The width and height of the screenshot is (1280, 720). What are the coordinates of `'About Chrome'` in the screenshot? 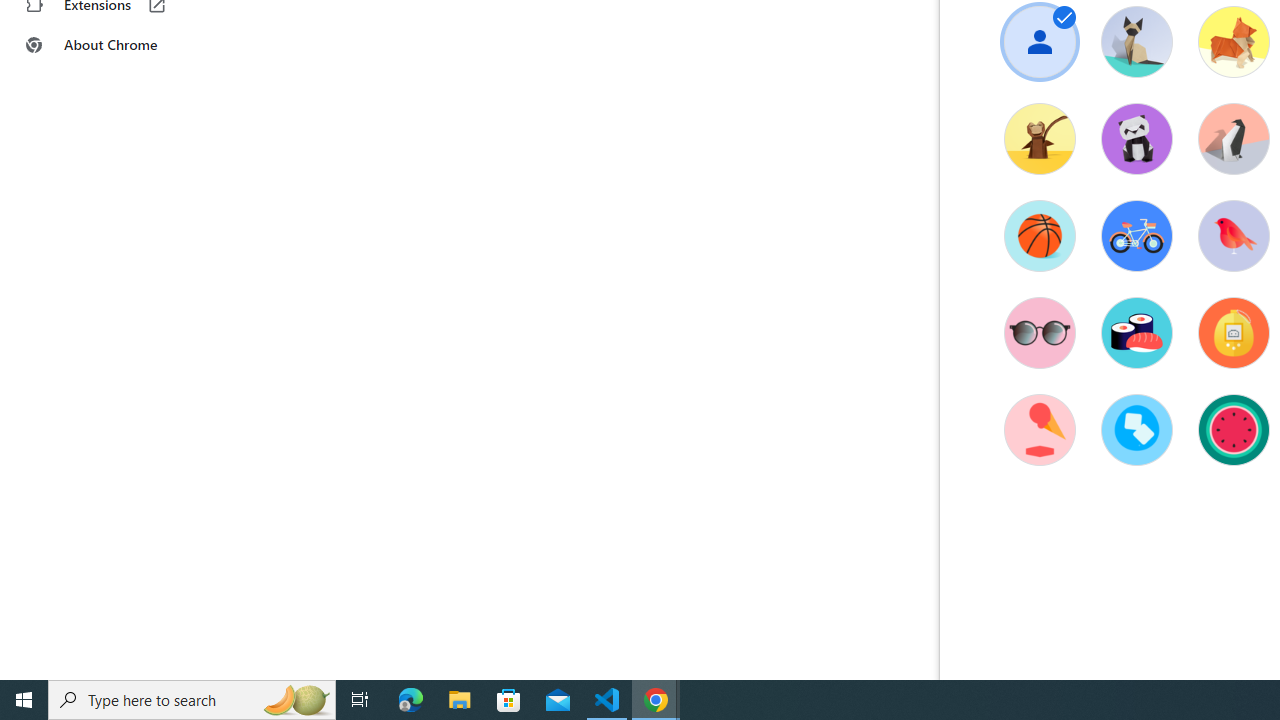 It's located at (123, 45).